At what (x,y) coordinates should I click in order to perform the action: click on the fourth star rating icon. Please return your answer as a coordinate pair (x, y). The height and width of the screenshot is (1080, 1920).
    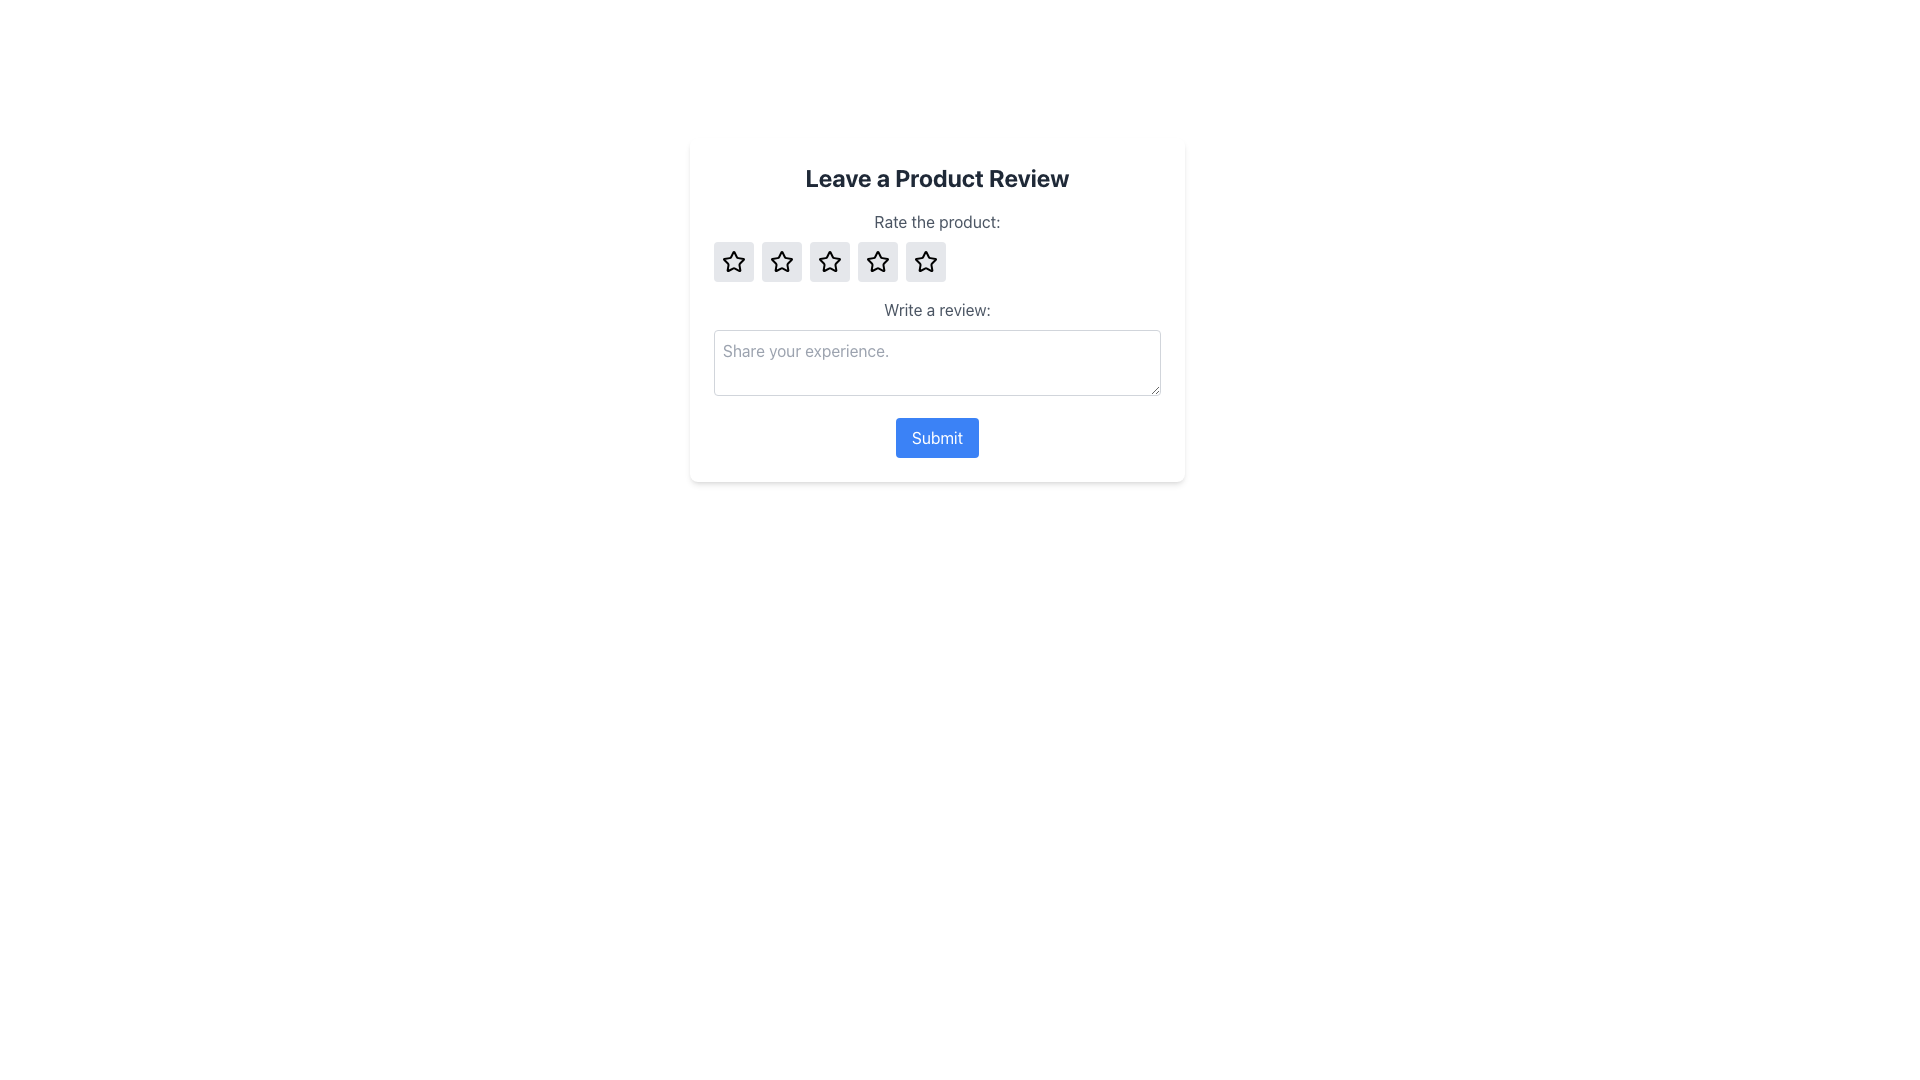
    Looking at the image, I should click on (878, 261).